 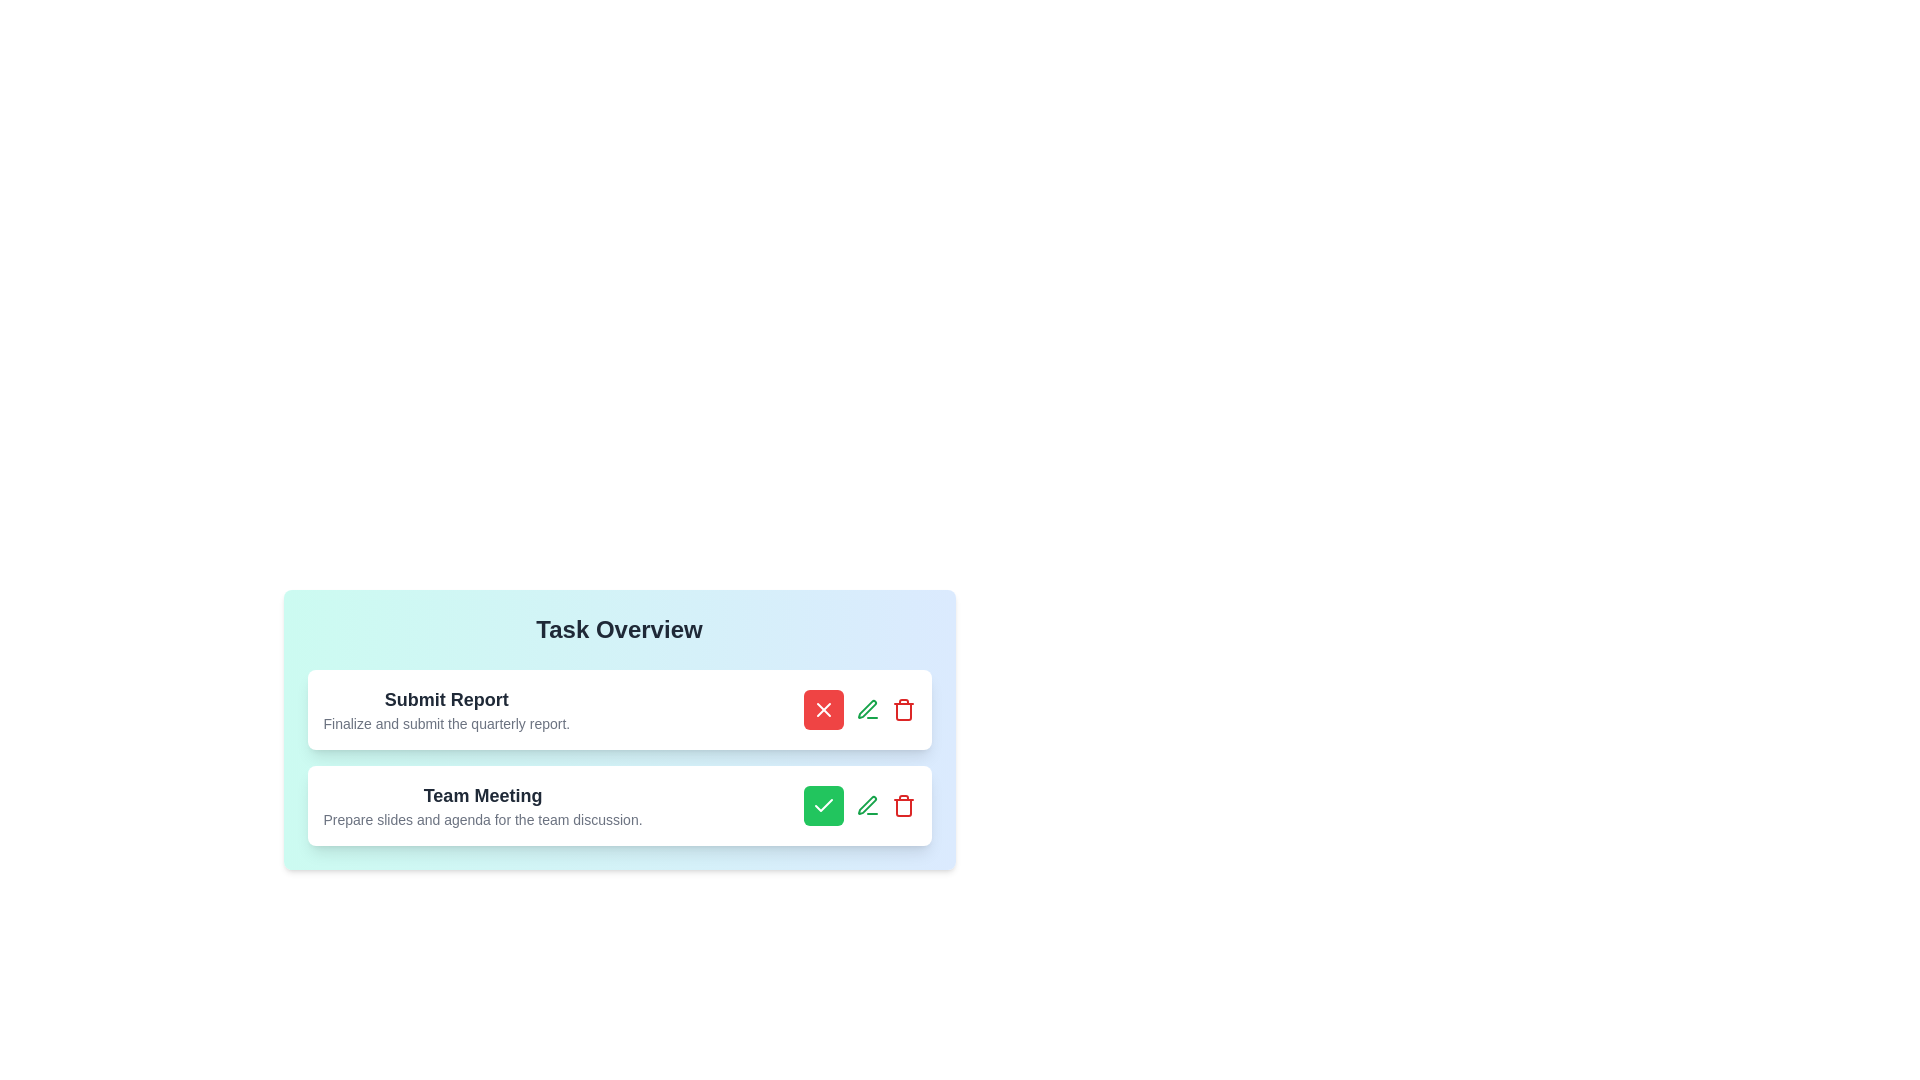 What do you see at coordinates (867, 708) in the screenshot?
I see `edit button for the task titled 'Submit Report'` at bounding box center [867, 708].